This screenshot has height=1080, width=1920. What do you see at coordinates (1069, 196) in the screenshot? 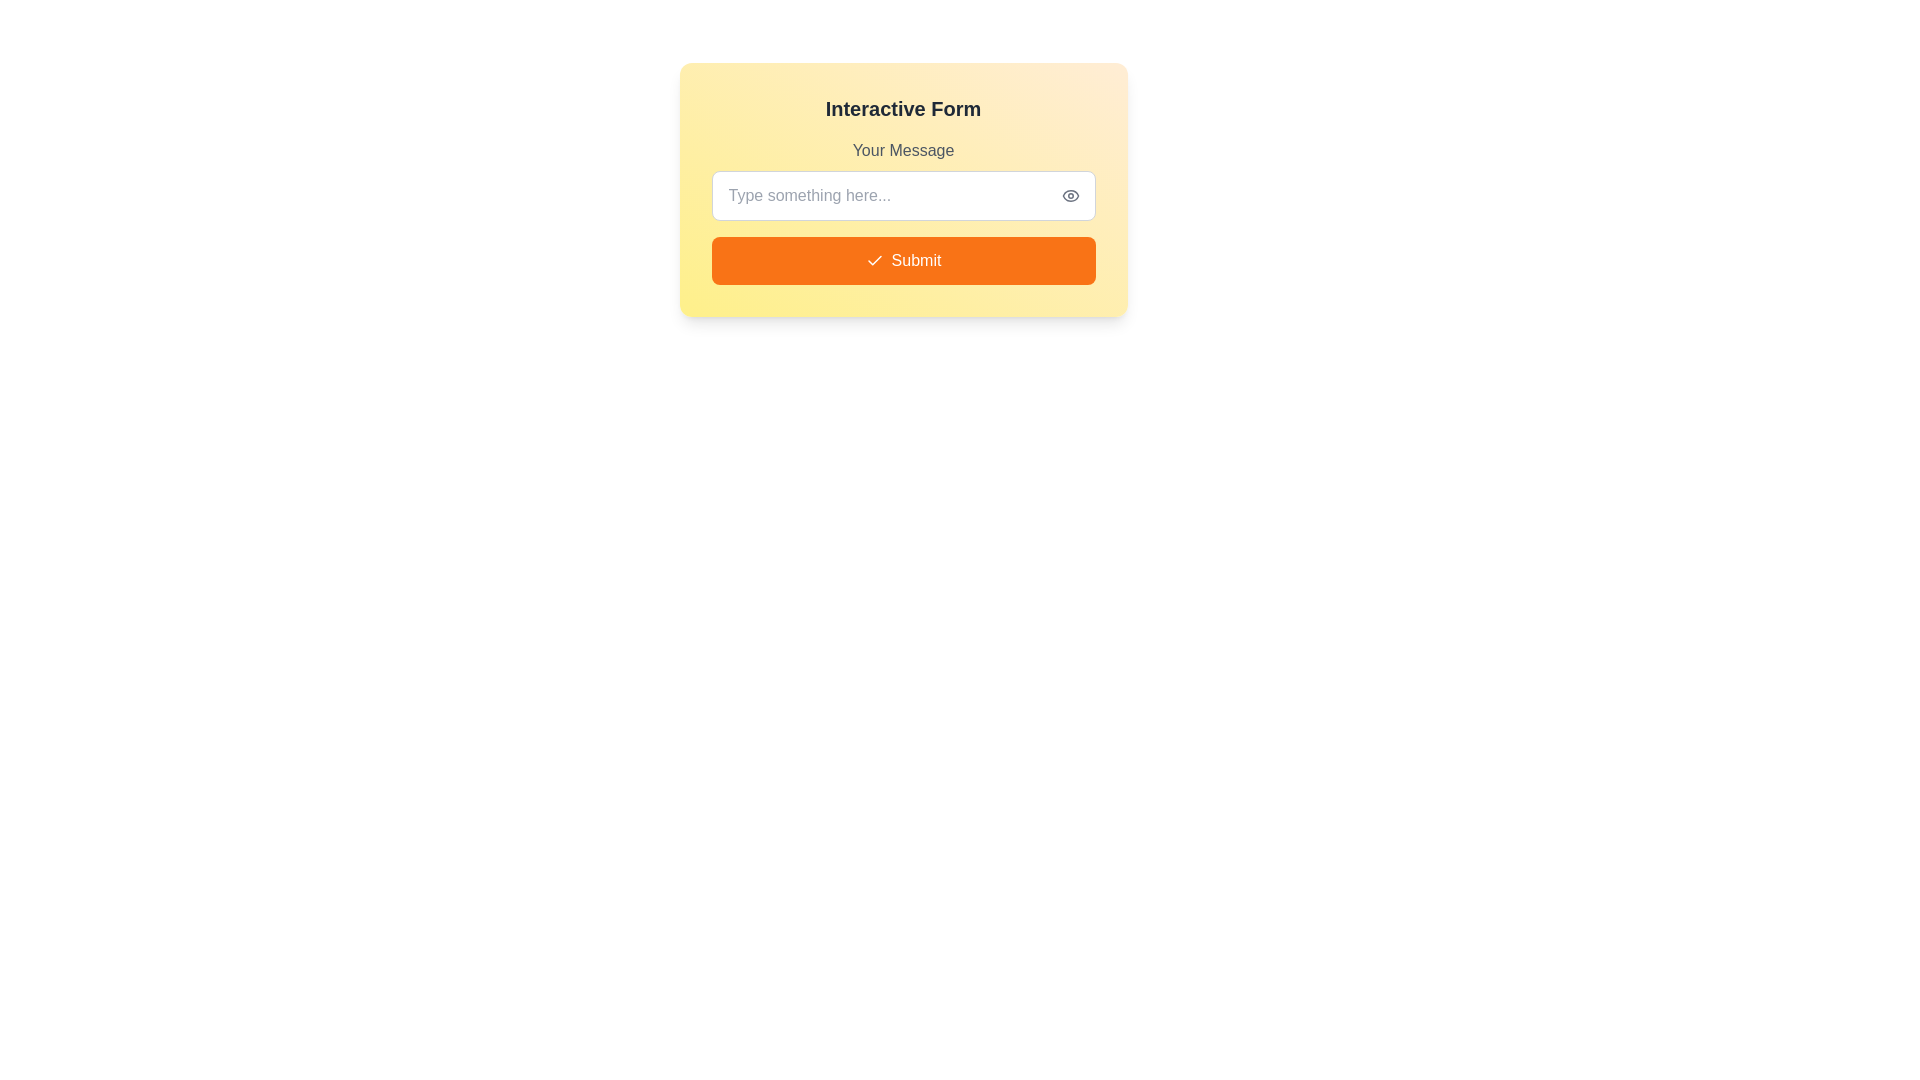
I see `the icon button located at the far-right end of the text input box to possibly see a tooltip` at bounding box center [1069, 196].